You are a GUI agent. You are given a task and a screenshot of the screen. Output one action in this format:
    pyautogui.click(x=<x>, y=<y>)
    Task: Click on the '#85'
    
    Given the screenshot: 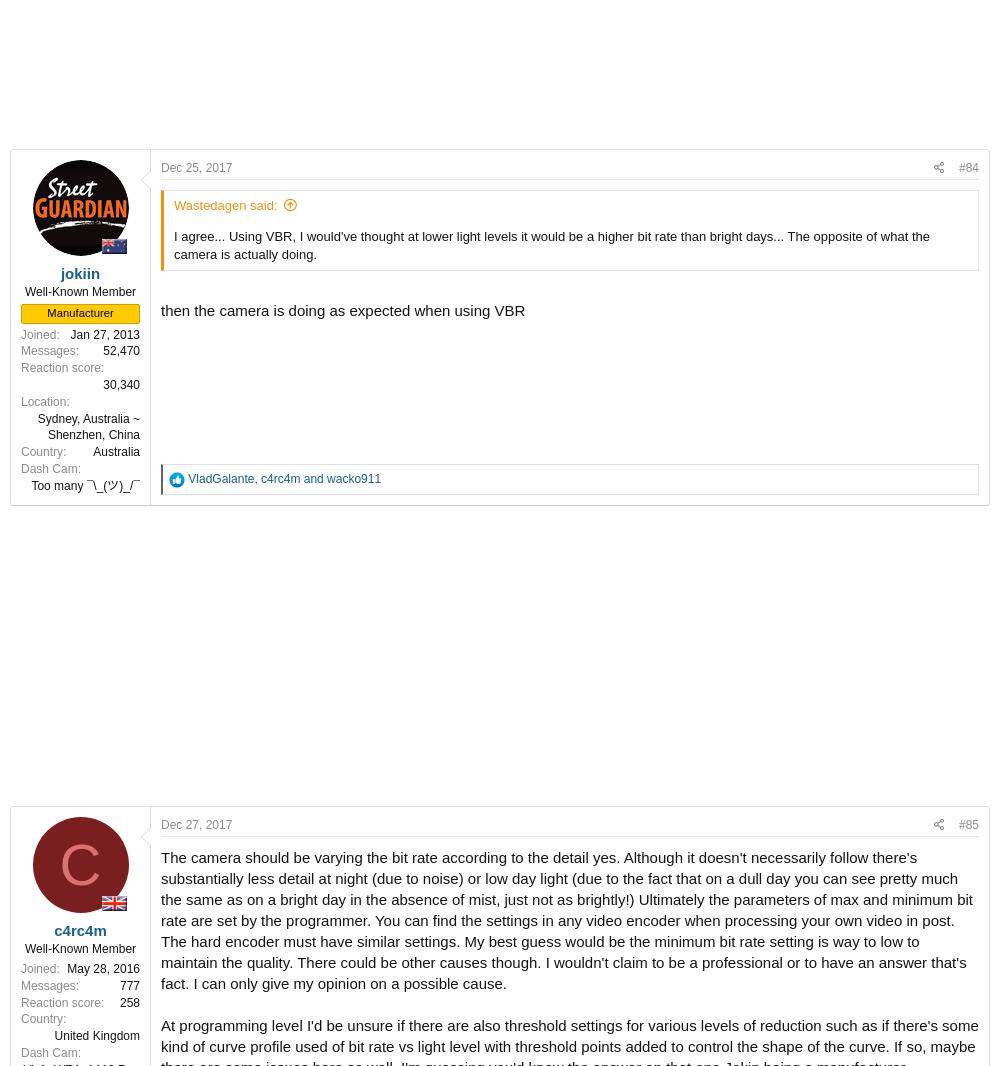 What is the action you would take?
    pyautogui.click(x=967, y=824)
    